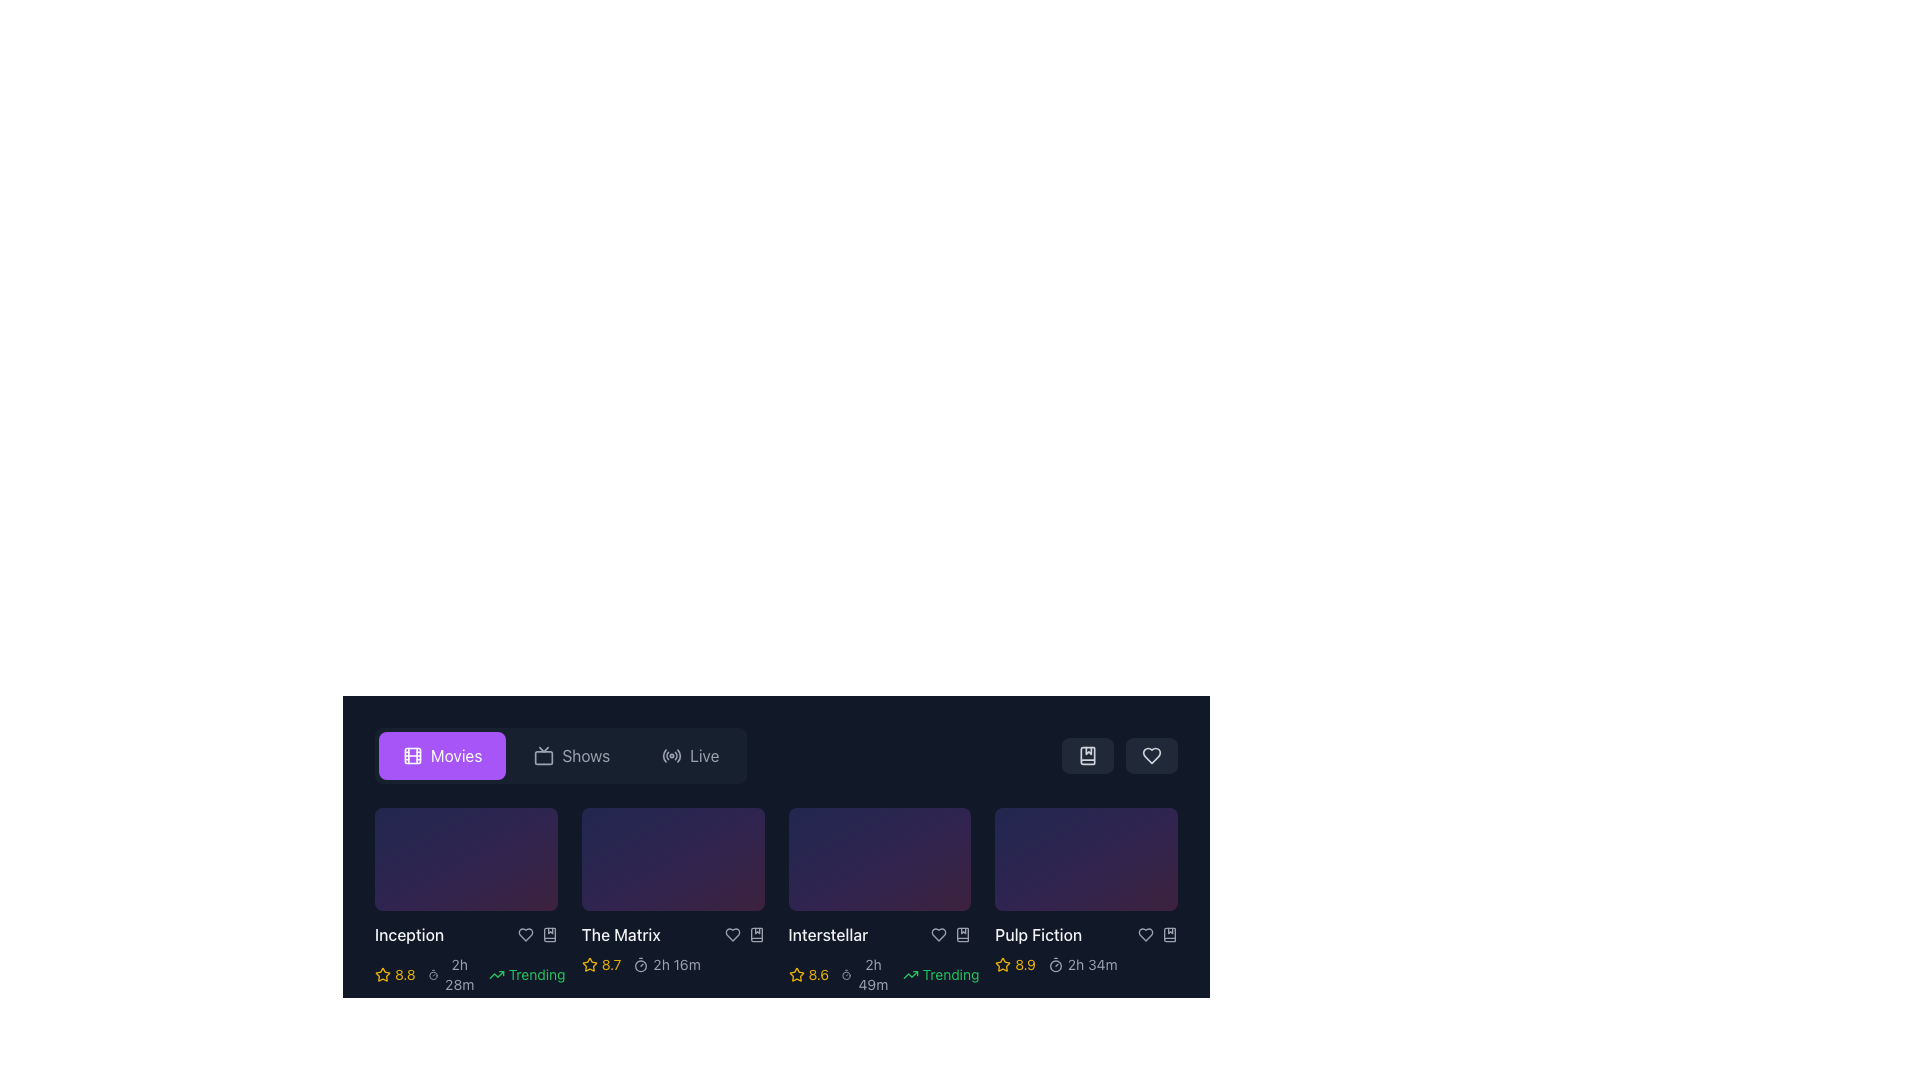 The image size is (1920, 1080). What do you see at coordinates (549, 934) in the screenshot?
I see `the bookmark icon located in the bottom navigation section of the movie card for 'The Matrix'` at bounding box center [549, 934].